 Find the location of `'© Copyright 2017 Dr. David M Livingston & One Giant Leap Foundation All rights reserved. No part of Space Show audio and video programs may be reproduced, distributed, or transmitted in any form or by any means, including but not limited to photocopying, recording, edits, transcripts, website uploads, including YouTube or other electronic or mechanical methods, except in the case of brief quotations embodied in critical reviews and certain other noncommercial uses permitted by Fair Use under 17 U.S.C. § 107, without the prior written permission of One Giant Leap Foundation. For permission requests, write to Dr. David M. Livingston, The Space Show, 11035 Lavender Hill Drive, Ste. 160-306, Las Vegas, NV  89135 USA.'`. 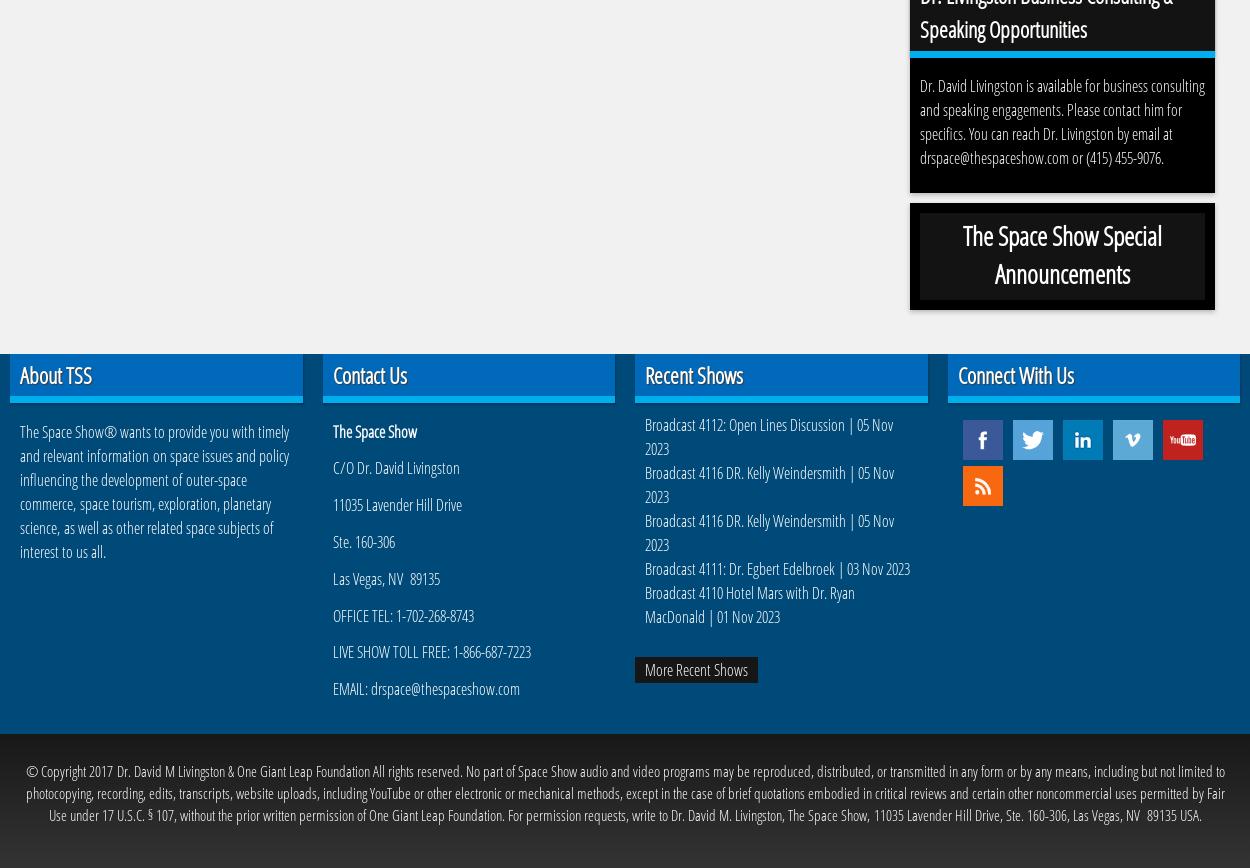

'© Copyright 2017 Dr. David M Livingston & One Giant Leap Foundation All rights reserved. No part of Space Show audio and video programs may be reproduced, distributed, or transmitted in any form or by any means, including but not limited to photocopying, recording, edits, transcripts, website uploads, including YouTube or other electronic or mechanical methods, except in the case of brief quotations embodied in critical reviews and certain other noncommercial uses permitted by Fair Use under 17 U.S.C. § 107, without the prior written permission of One Giant Leap Foundation. For permission requests, write to Dr. David M. Livingston, The Space Show, 11035 Lavender Hill Drive, Ste. 160-306, Las Vegas, NV  89135 USA.' is located at coordinates (623, 791).